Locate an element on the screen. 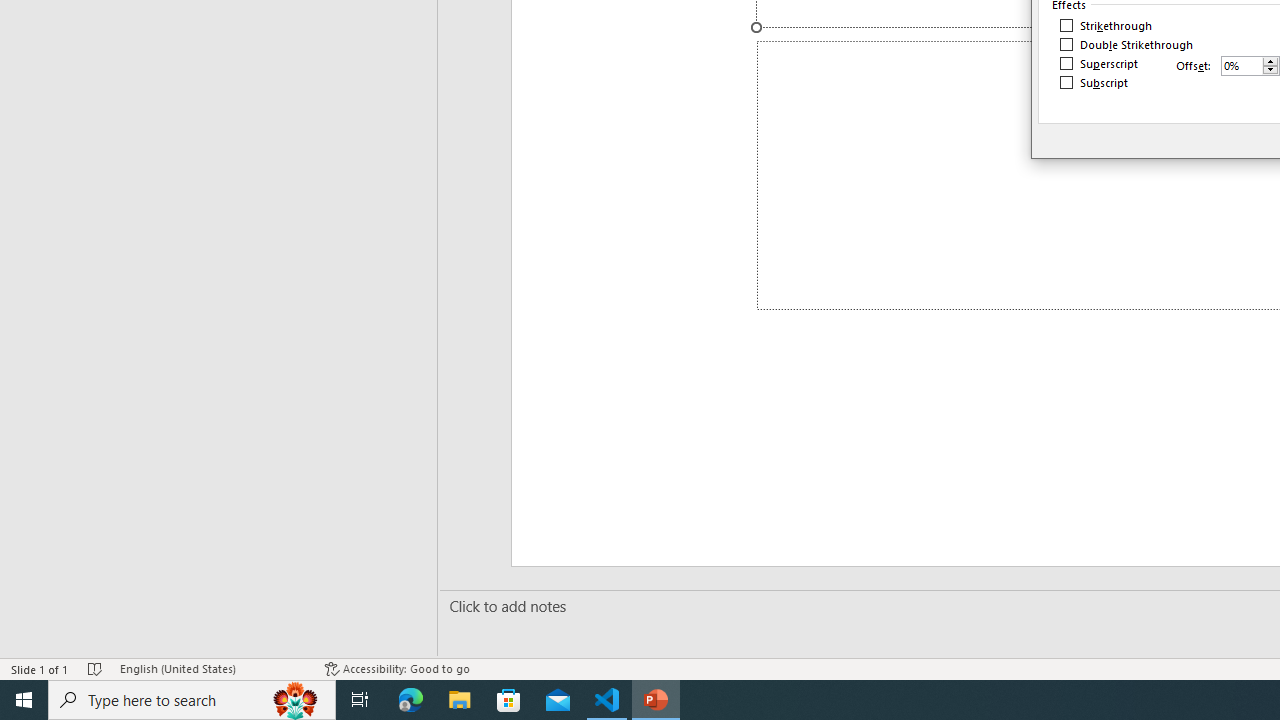 The width and height of the screenshot is (1280, 720). 'Superscript' is located at coordinates (1099, 63).